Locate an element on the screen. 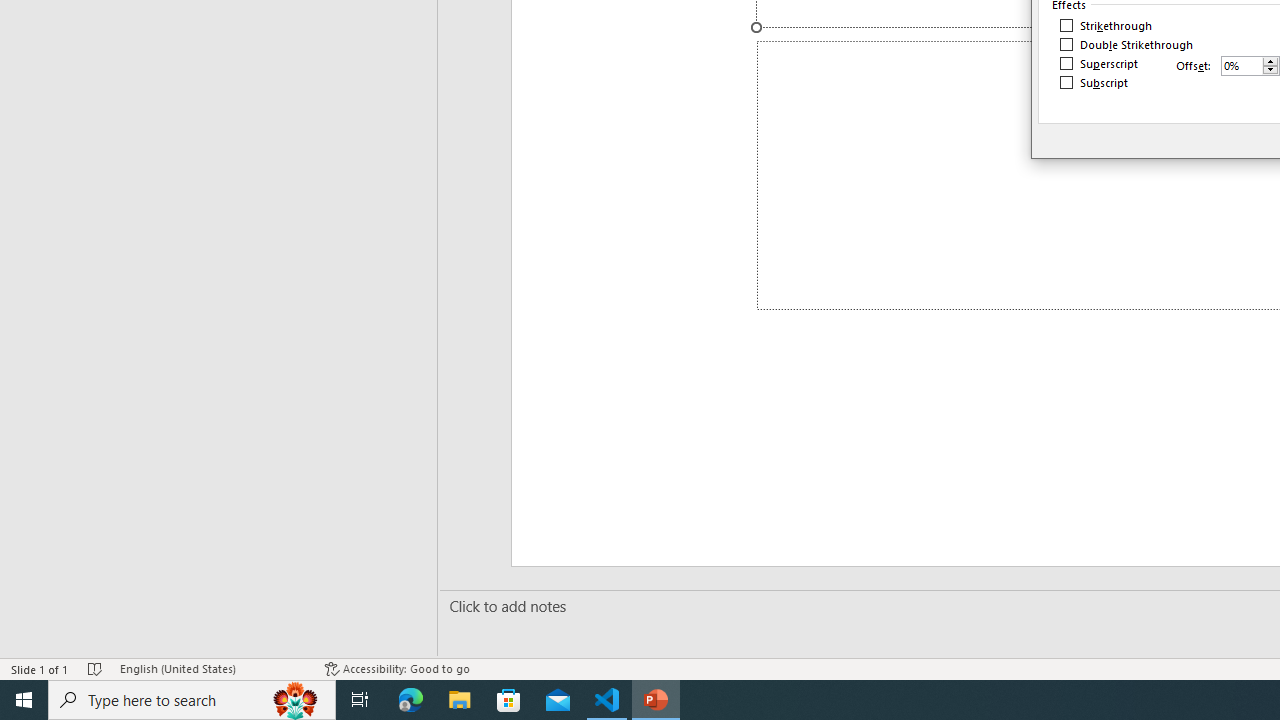 The width and height of the screenshot is (1280, 720). 'Superscript' is located at coordinates (1099, 63).